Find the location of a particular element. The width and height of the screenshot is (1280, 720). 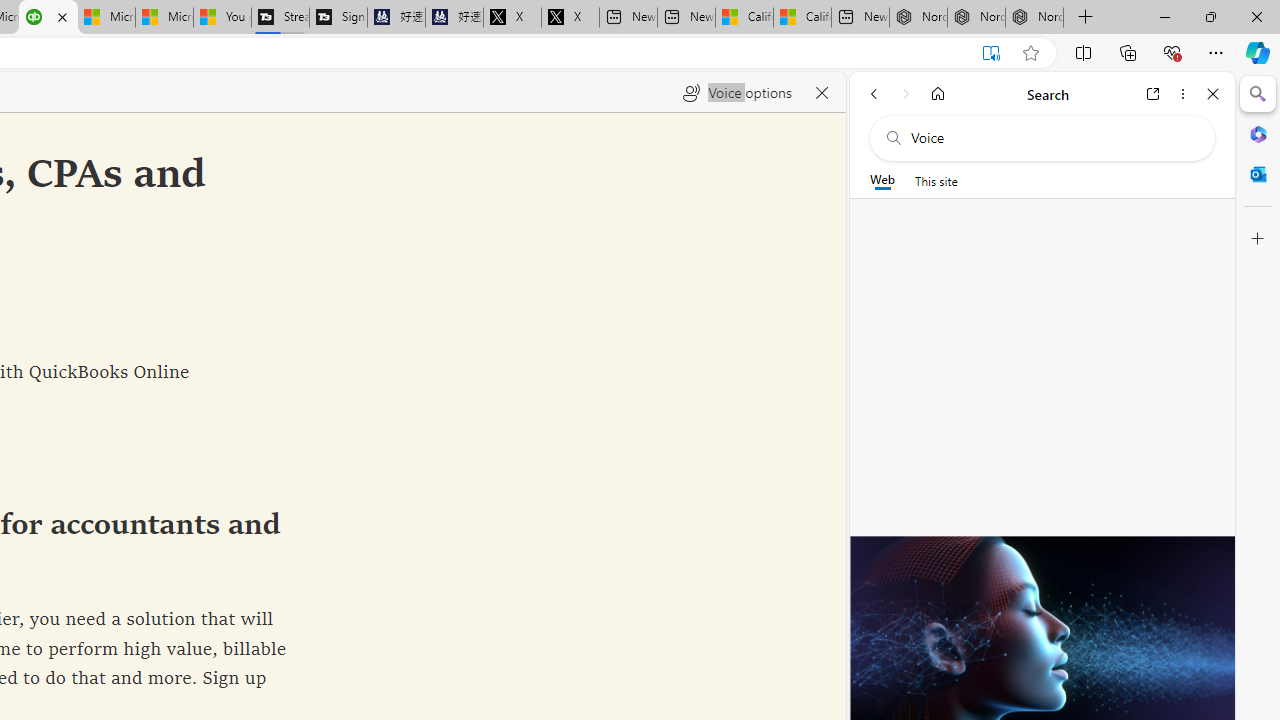

'Exit Immersive Reader (F9)' is located at coordinates (991, 52).